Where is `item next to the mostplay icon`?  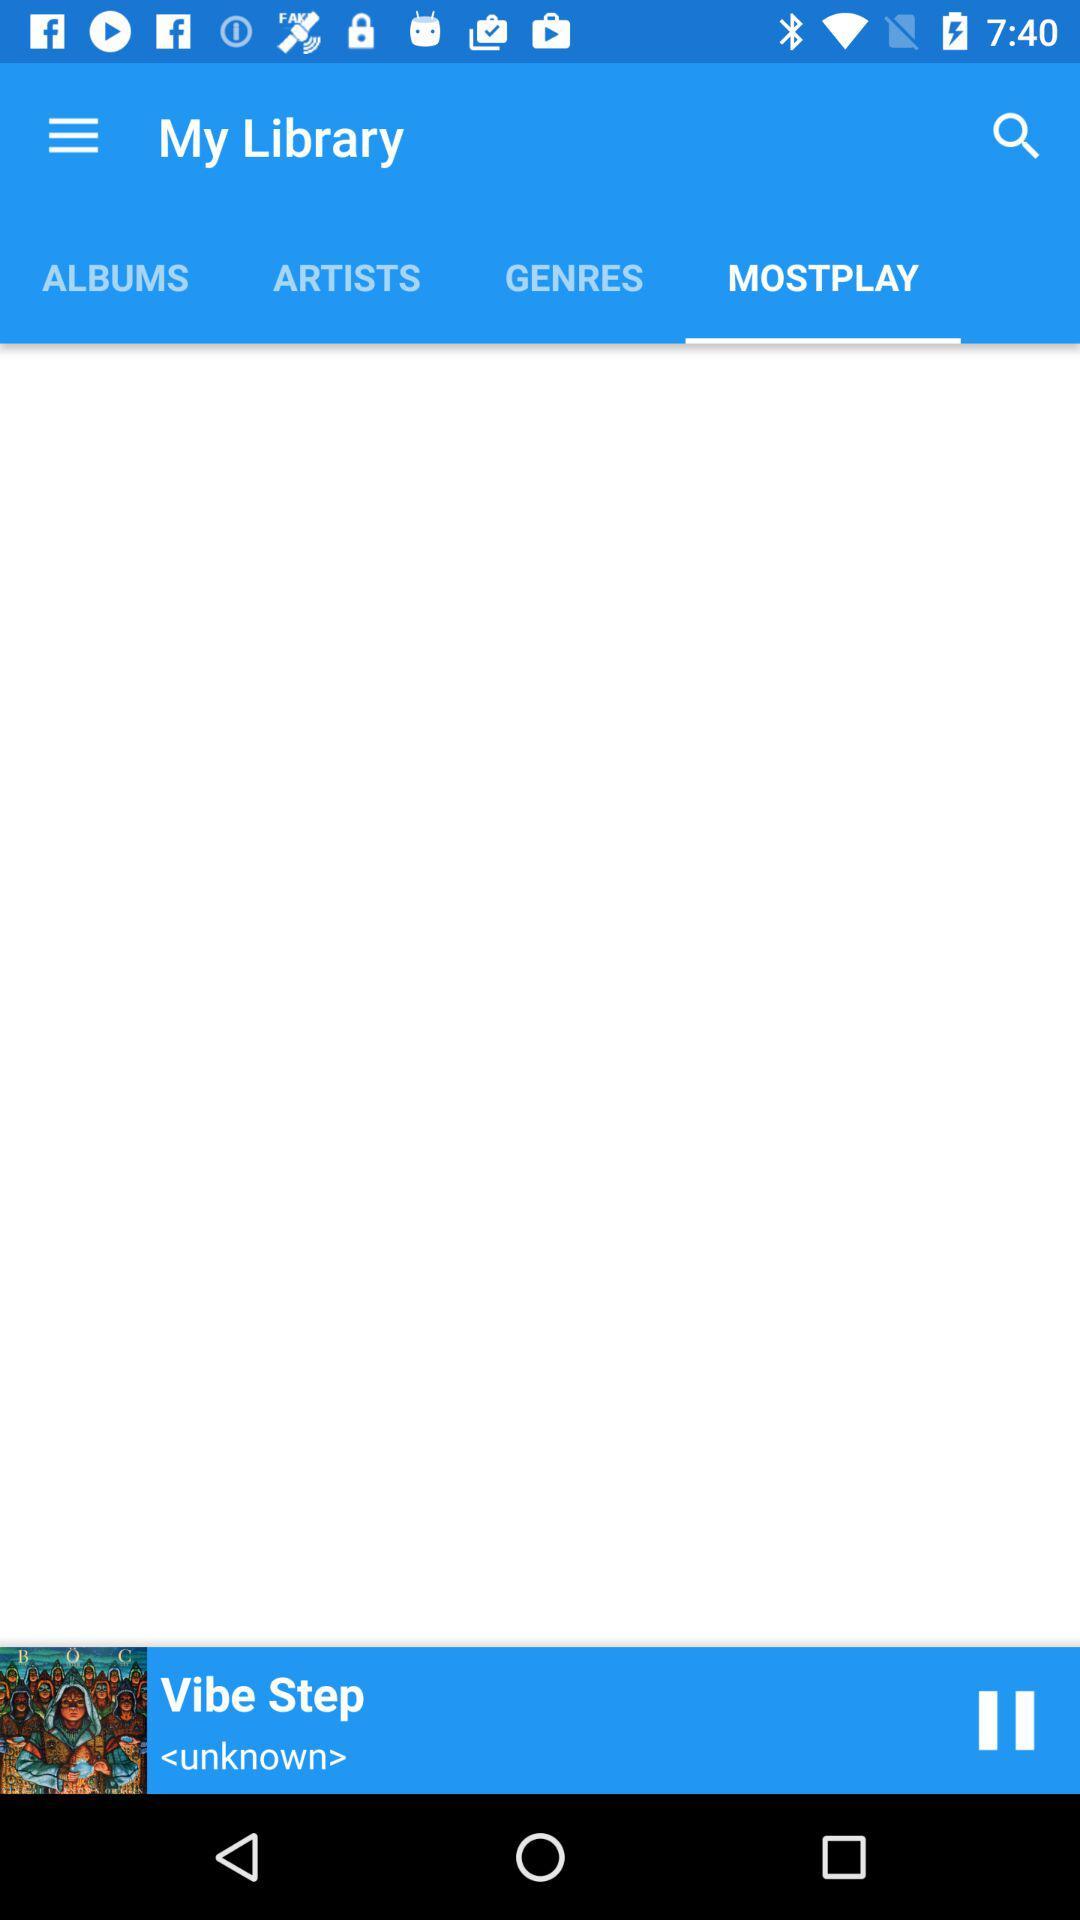
item next to the mostplay icon is located at coordinates (574, 275).